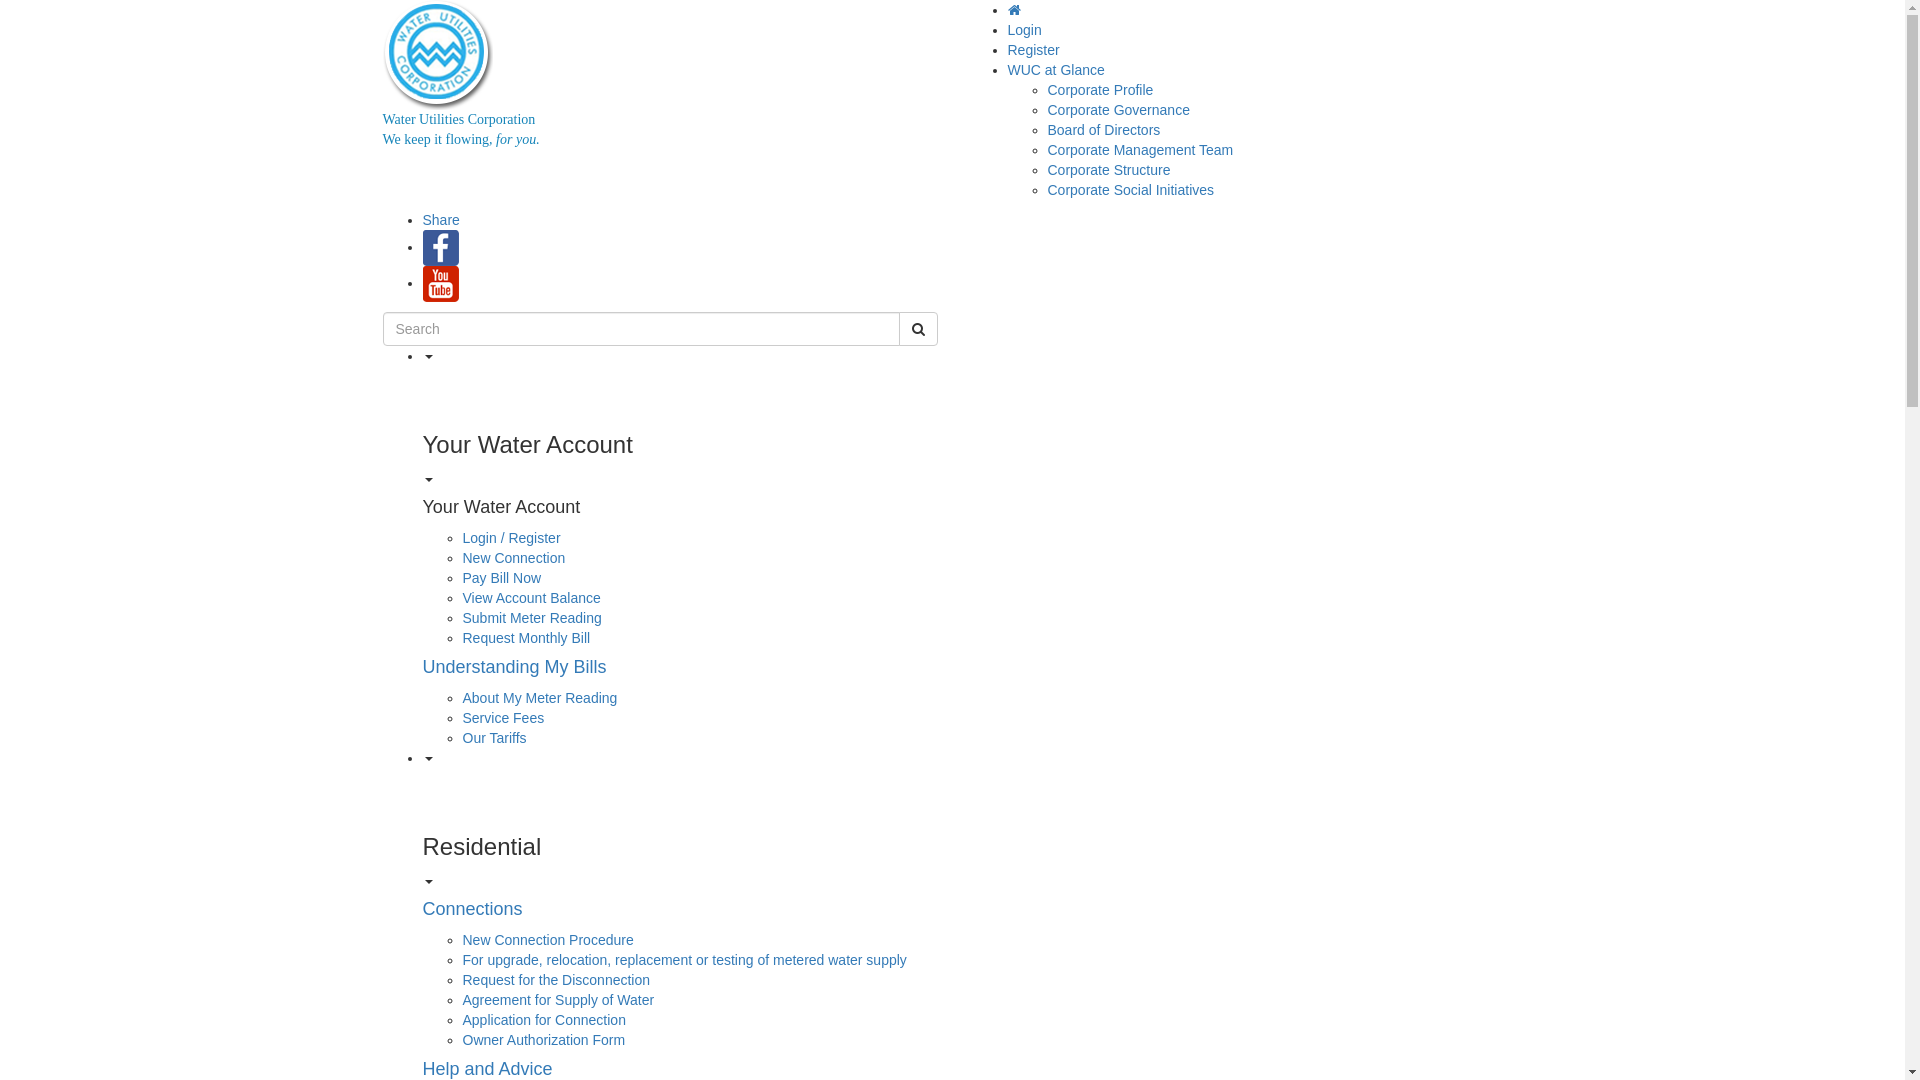  Describe the element at coordinates (1046, 130) in the screenshot. I see `'Board of Directors'` at that location.